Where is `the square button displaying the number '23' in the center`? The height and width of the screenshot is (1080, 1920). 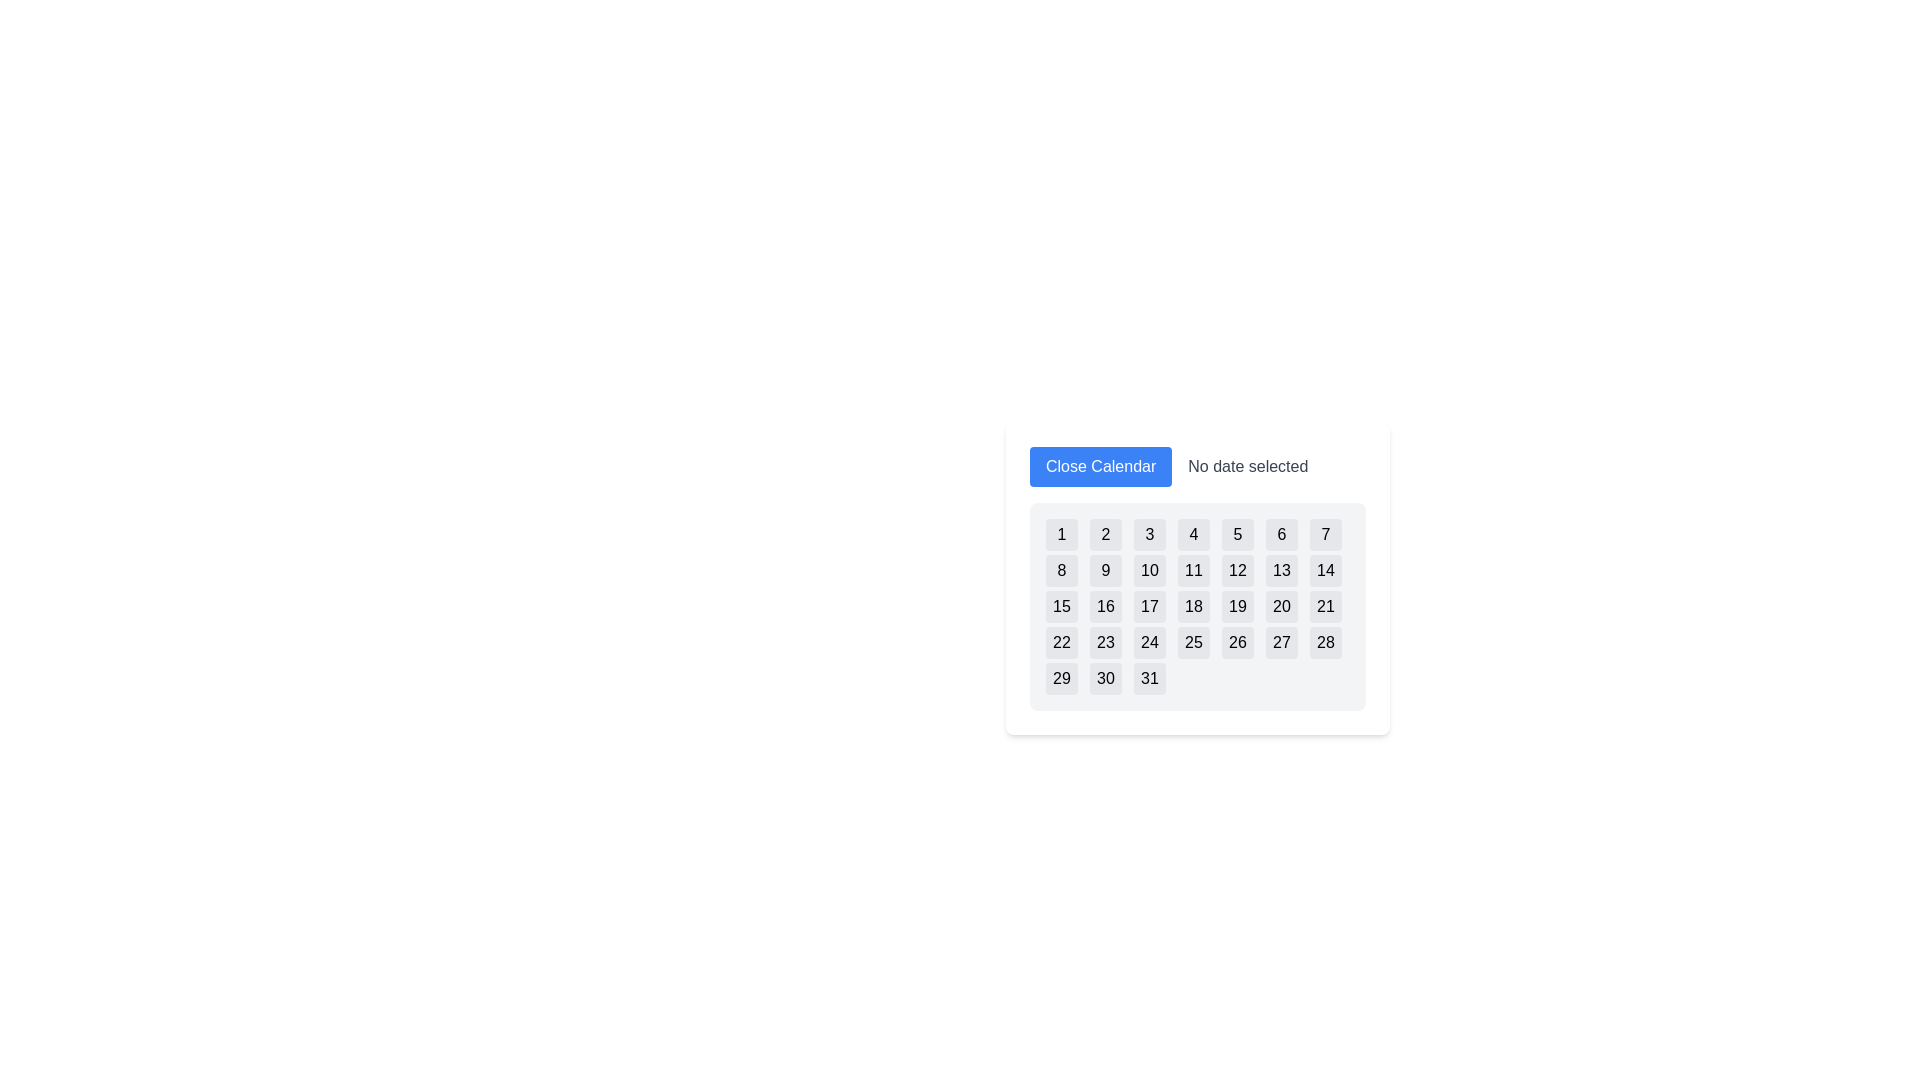 the square button displaying the number '23' in the center is located at coordinates (1104, 643).